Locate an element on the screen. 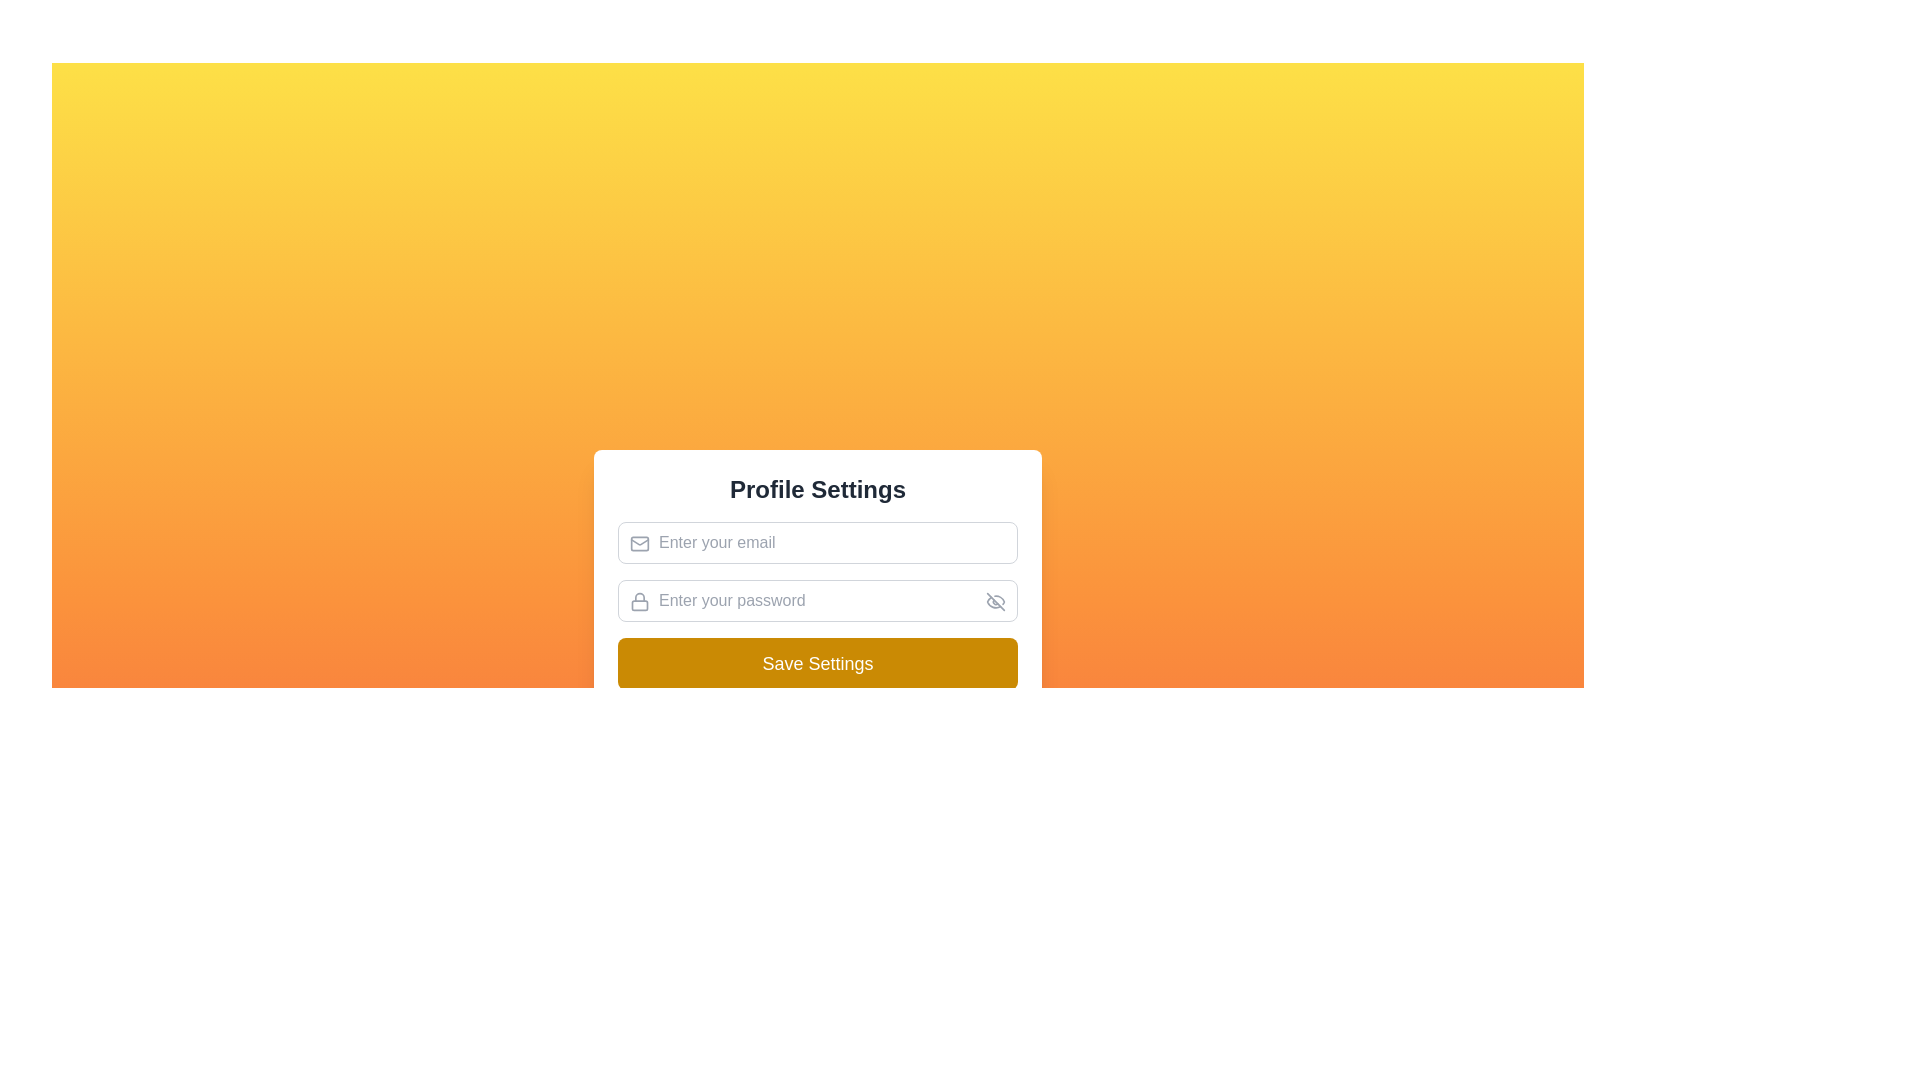 This screenshot has height=1080, width=1920. the 'Save Settings' button with a yellow-orange background is located at coordinates (817, 663).